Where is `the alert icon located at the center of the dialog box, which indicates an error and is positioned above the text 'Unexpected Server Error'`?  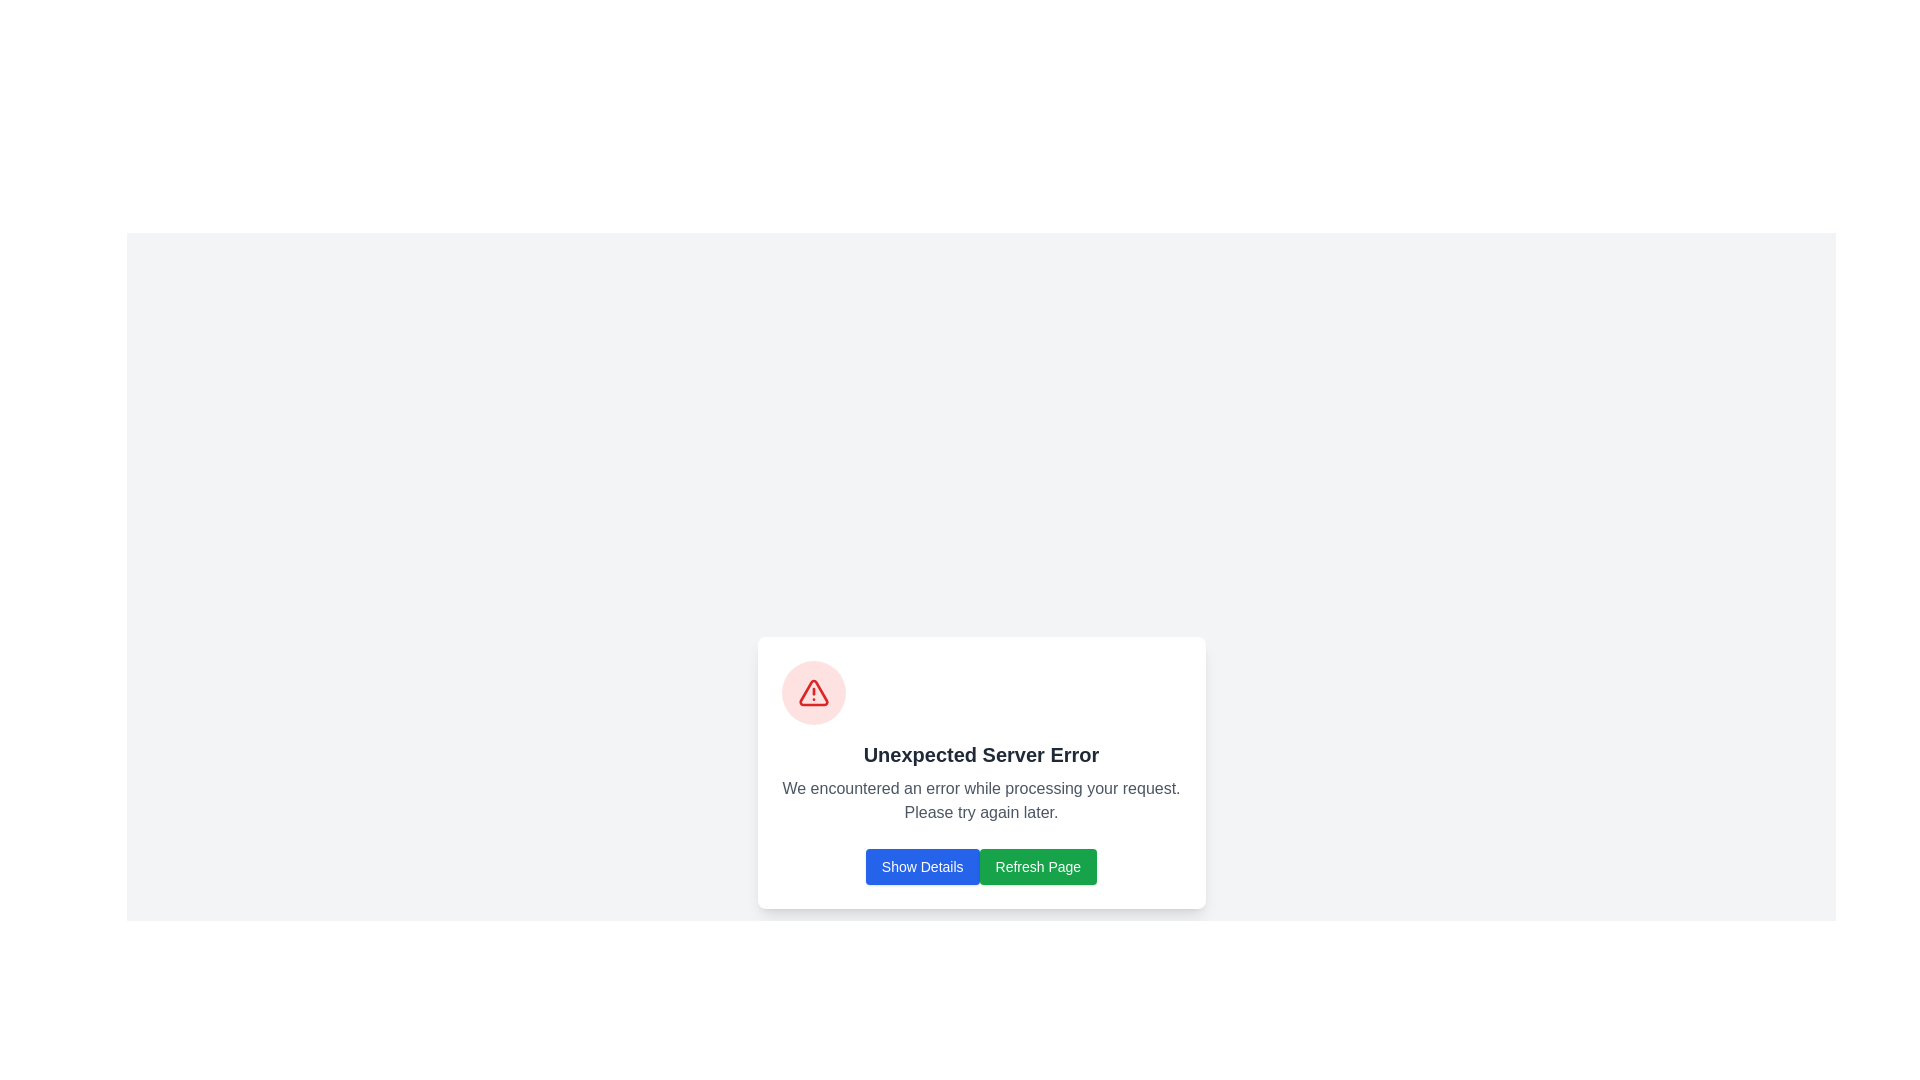 the alert icon located at the center of the dialog box, which indicates an error and is positioned above the text 'Unexpected Server Error' is located at coordinates (813, 692).